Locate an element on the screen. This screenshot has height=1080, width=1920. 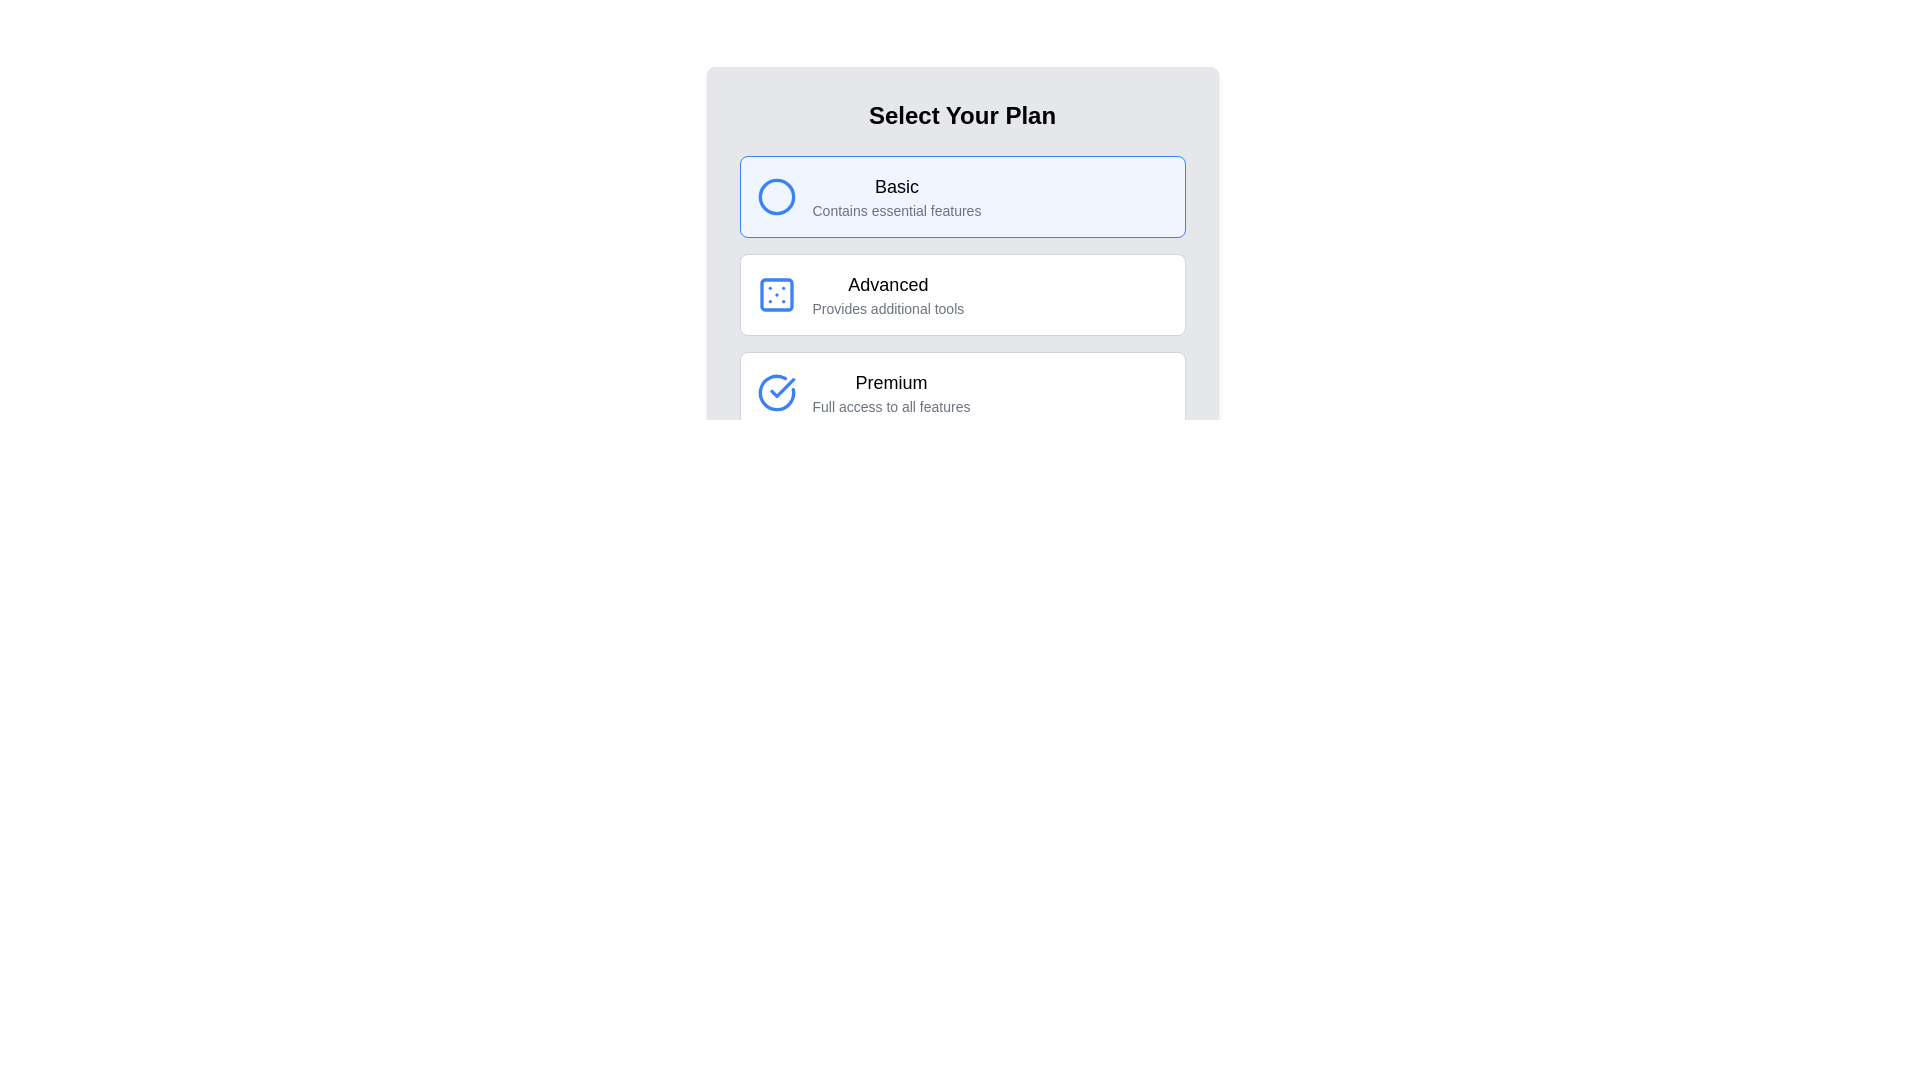
the Checkmark icon that signifies the selection of the 'Premium' plan, positioned adjacent to the 'Premium' plan option is located at coordinates (781, 388).